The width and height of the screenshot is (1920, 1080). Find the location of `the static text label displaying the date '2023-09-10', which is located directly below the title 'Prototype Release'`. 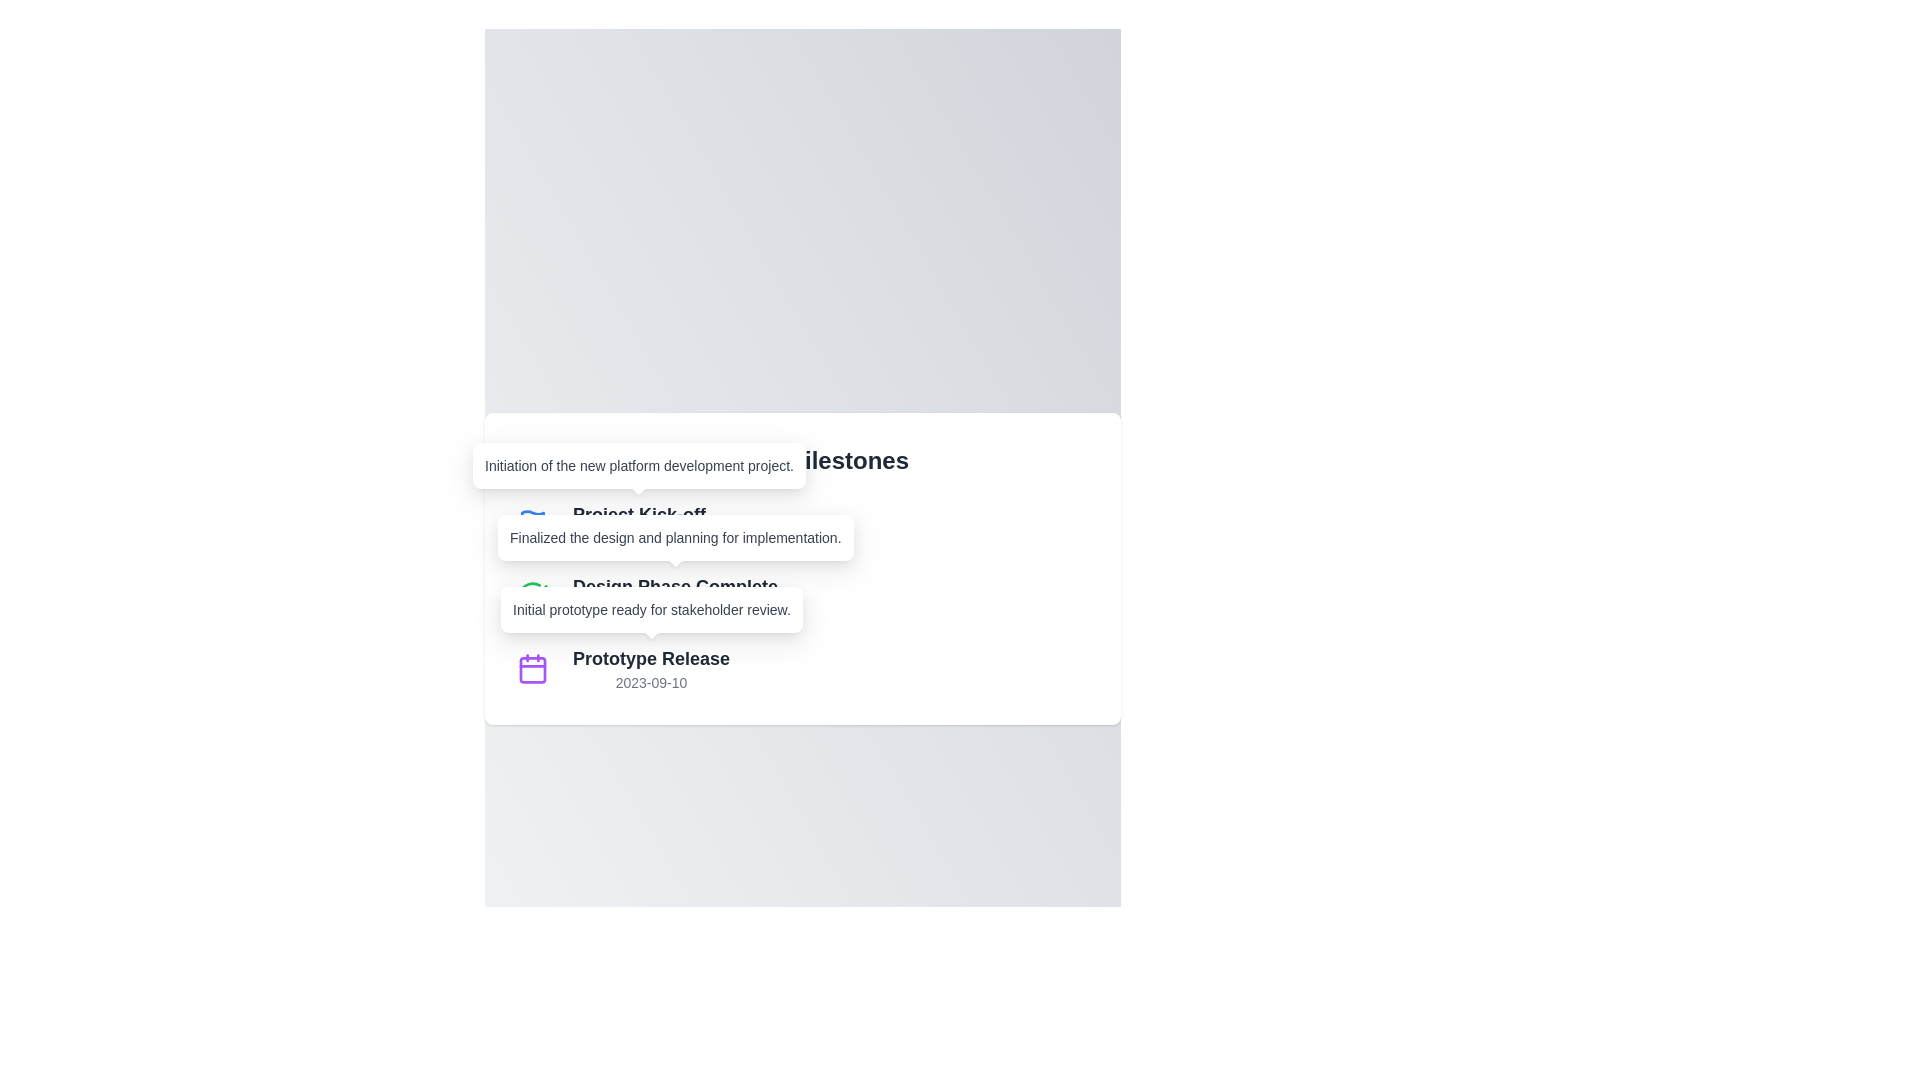

the static text label displaying the date '2023-09-10', which is located directly below the title 'Prototype Release' is located at coordinates (651, 681).